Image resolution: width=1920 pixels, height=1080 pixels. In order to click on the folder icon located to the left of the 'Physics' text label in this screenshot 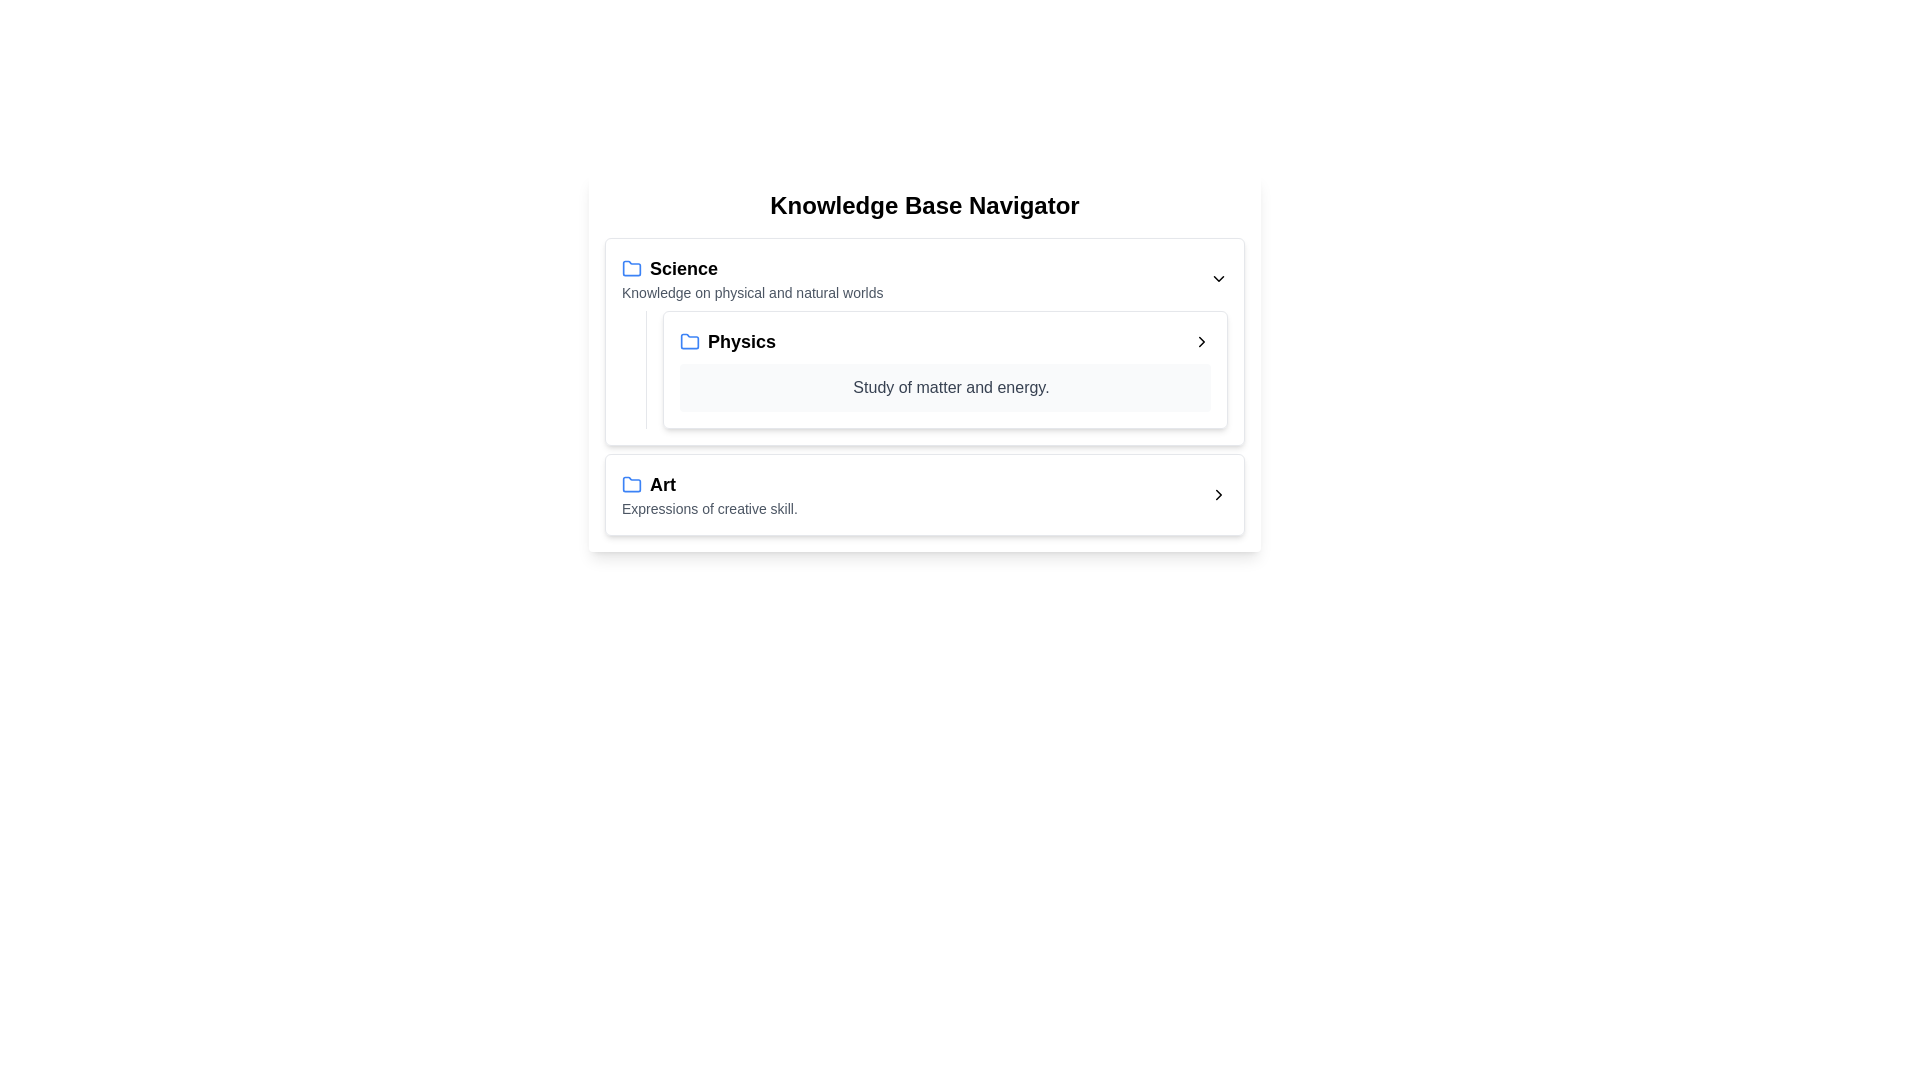, I will do `click(690, 341)`.